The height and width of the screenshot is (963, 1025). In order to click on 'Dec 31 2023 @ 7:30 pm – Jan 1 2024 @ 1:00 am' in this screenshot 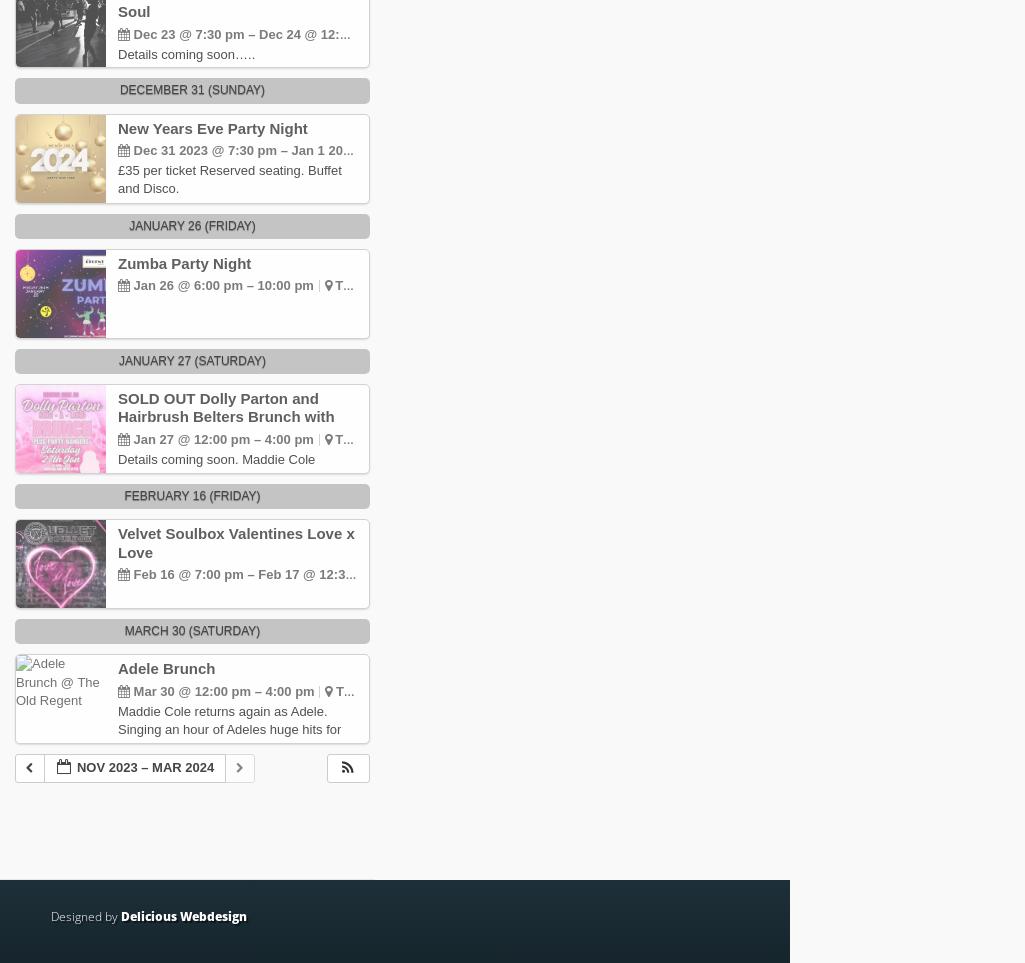, I will do `click(129, 150)`.